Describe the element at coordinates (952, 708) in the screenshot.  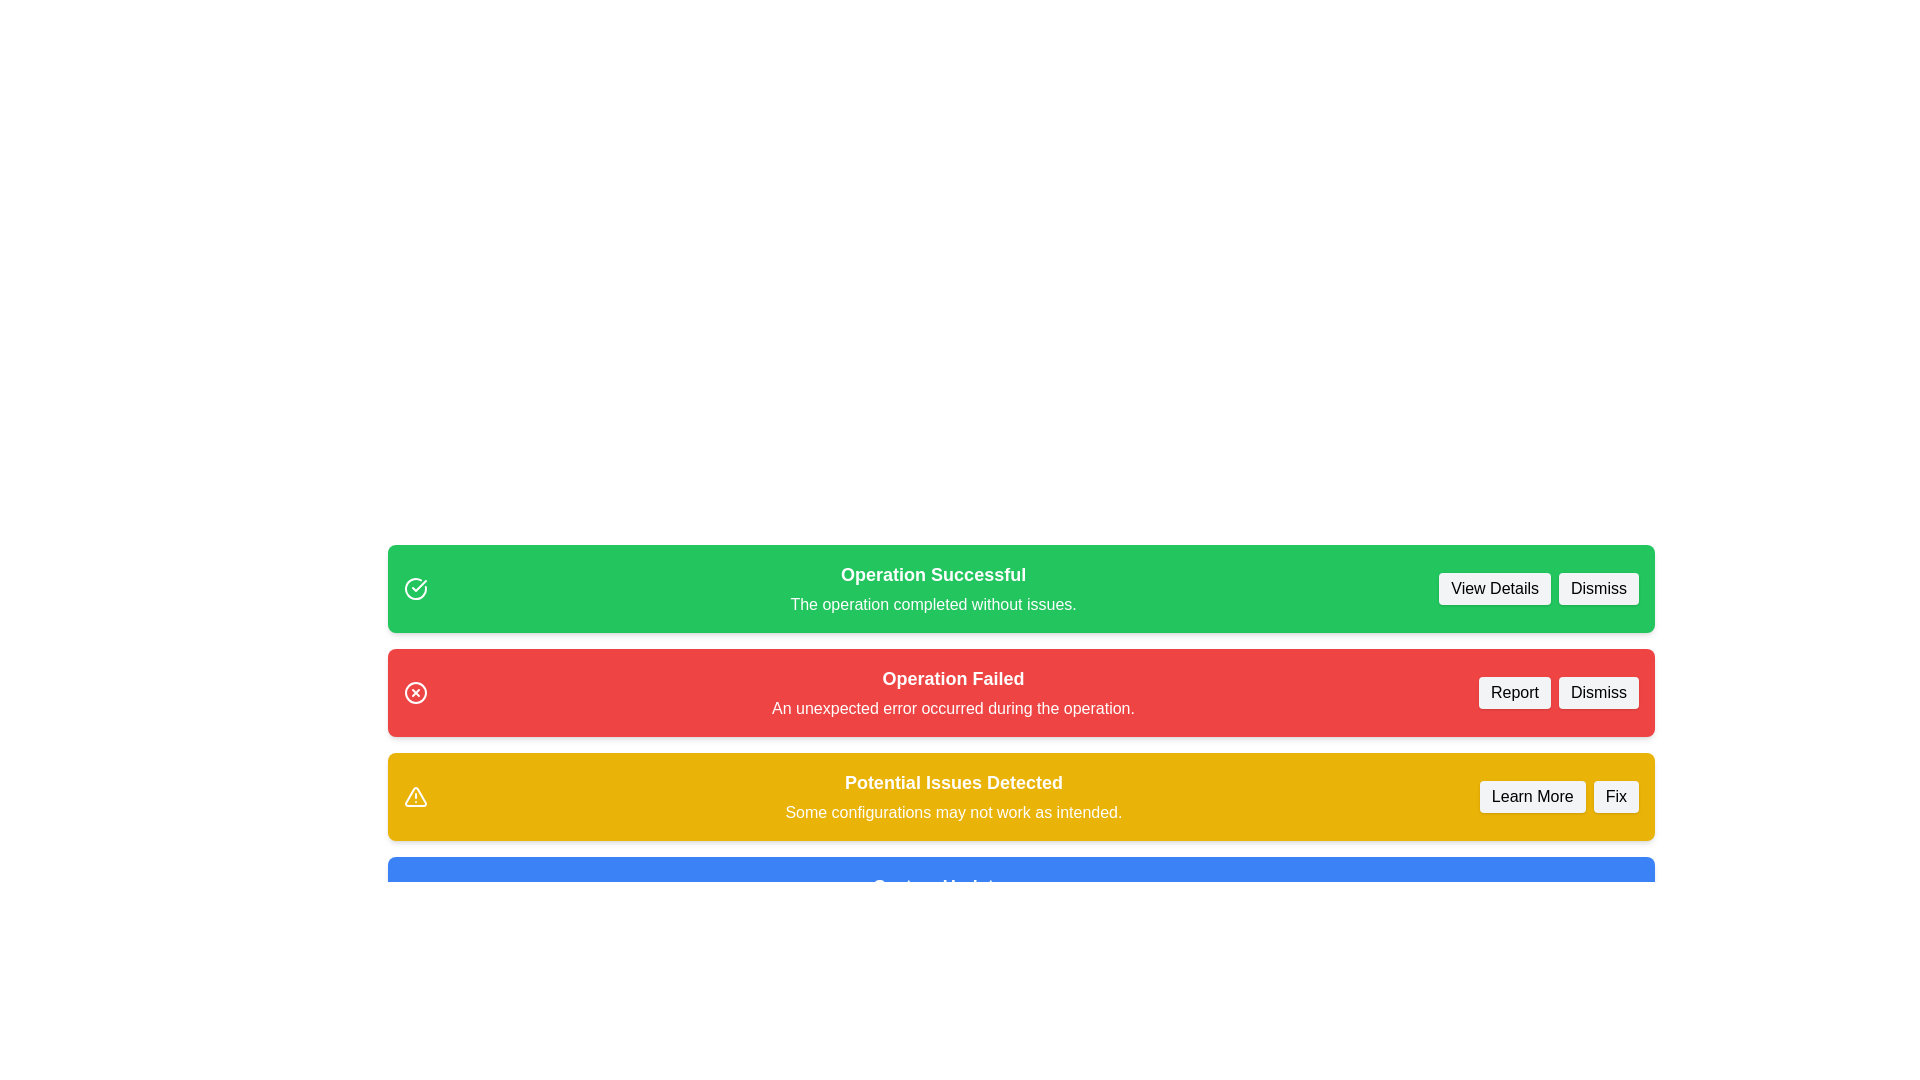
I see `text from the text label displaying 'An unexpected error occurred during the operation.' which is located in the red alert box under the heading 'Operation Failed.'` at that location.